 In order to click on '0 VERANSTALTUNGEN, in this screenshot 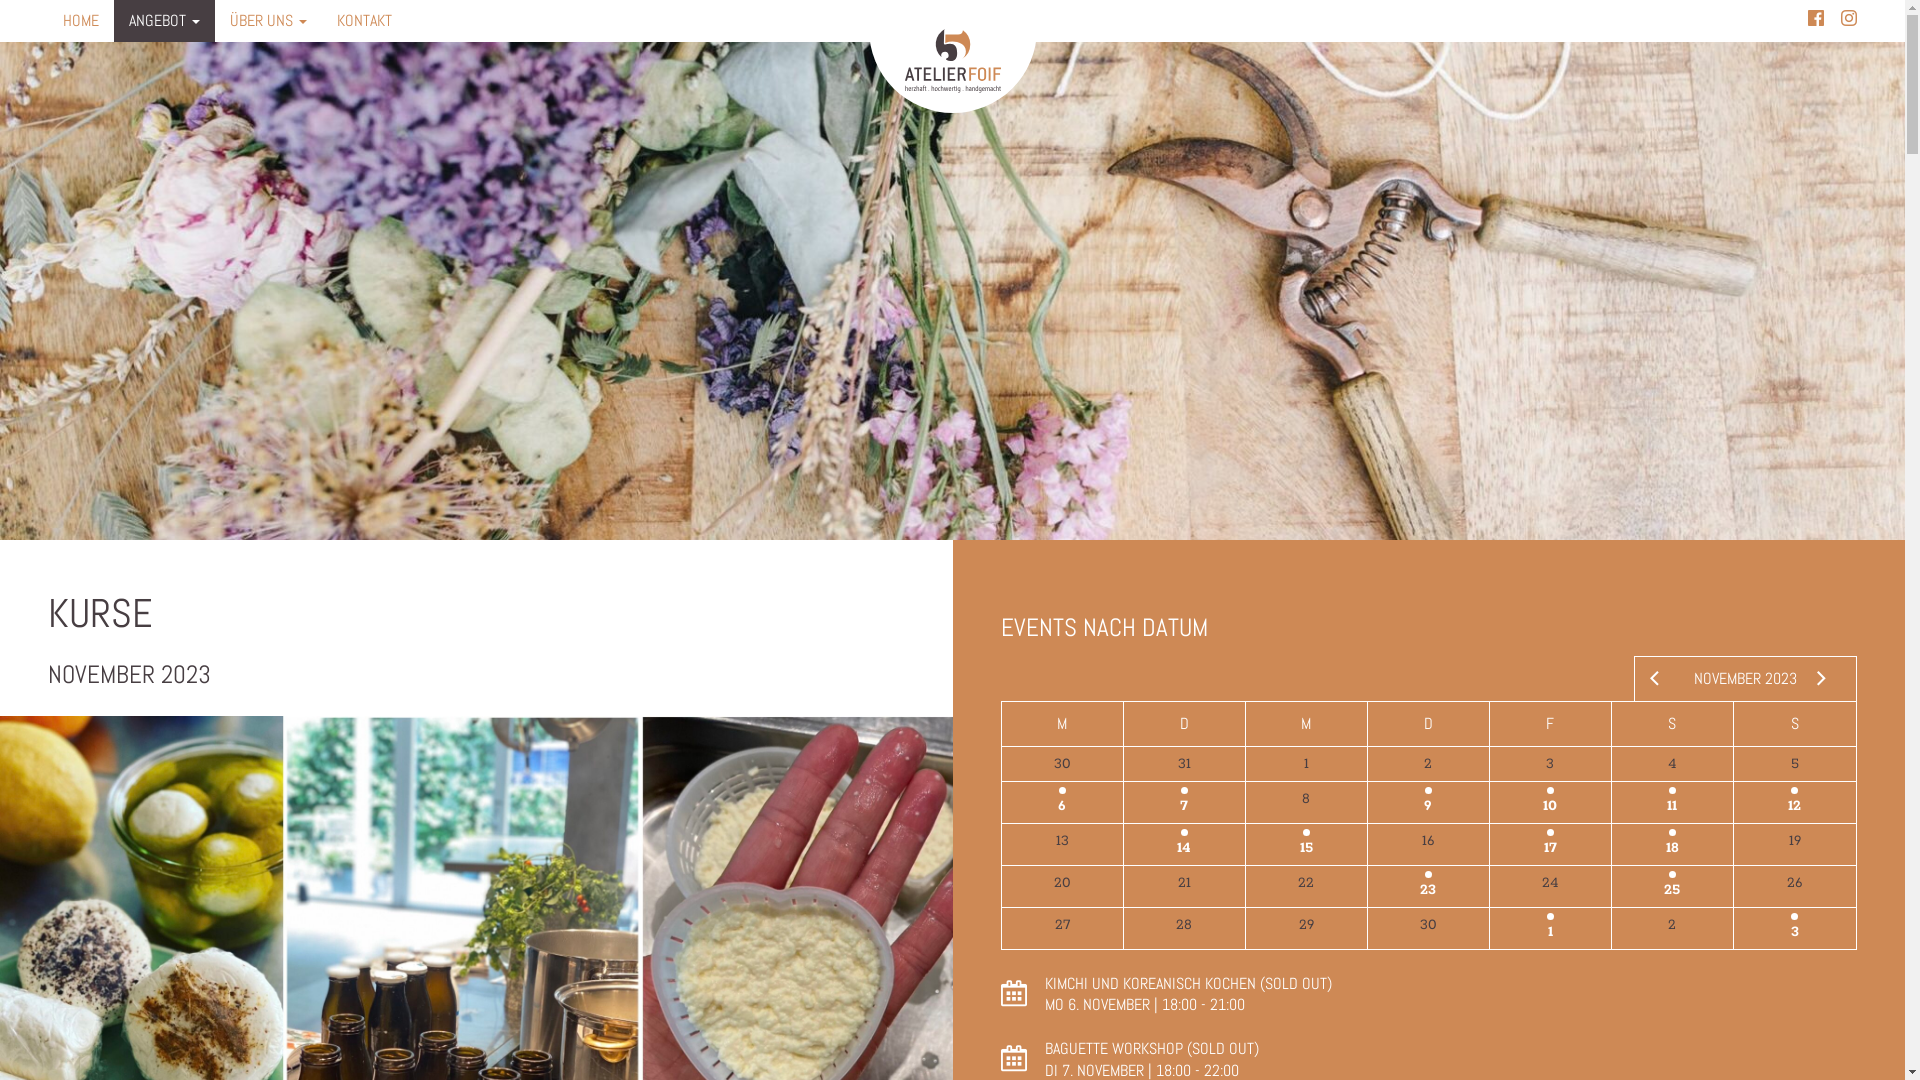, I will do `click(1184, 885)`.